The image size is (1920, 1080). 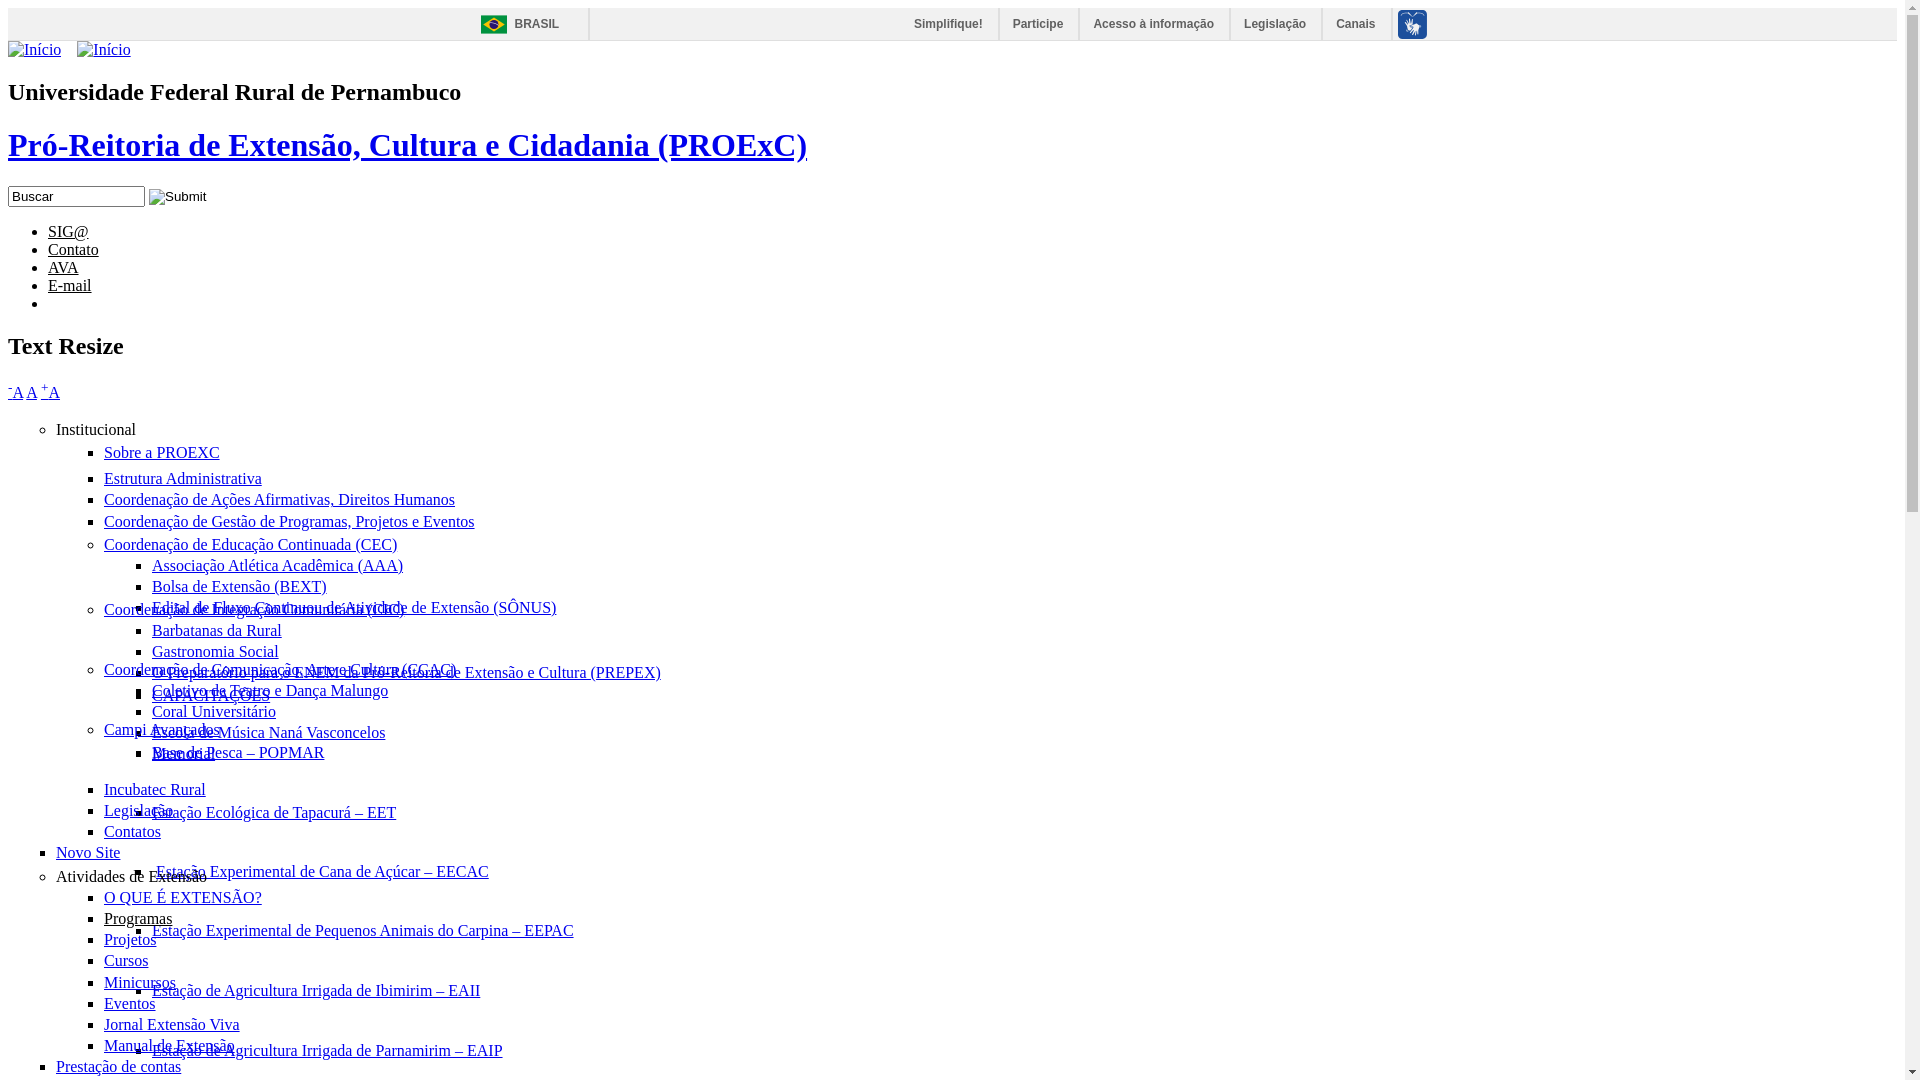 What do you see at coordinates (153, 788) in the screenshot?
I see `'Incubatec Rural'` at bounding box center [153, 788].